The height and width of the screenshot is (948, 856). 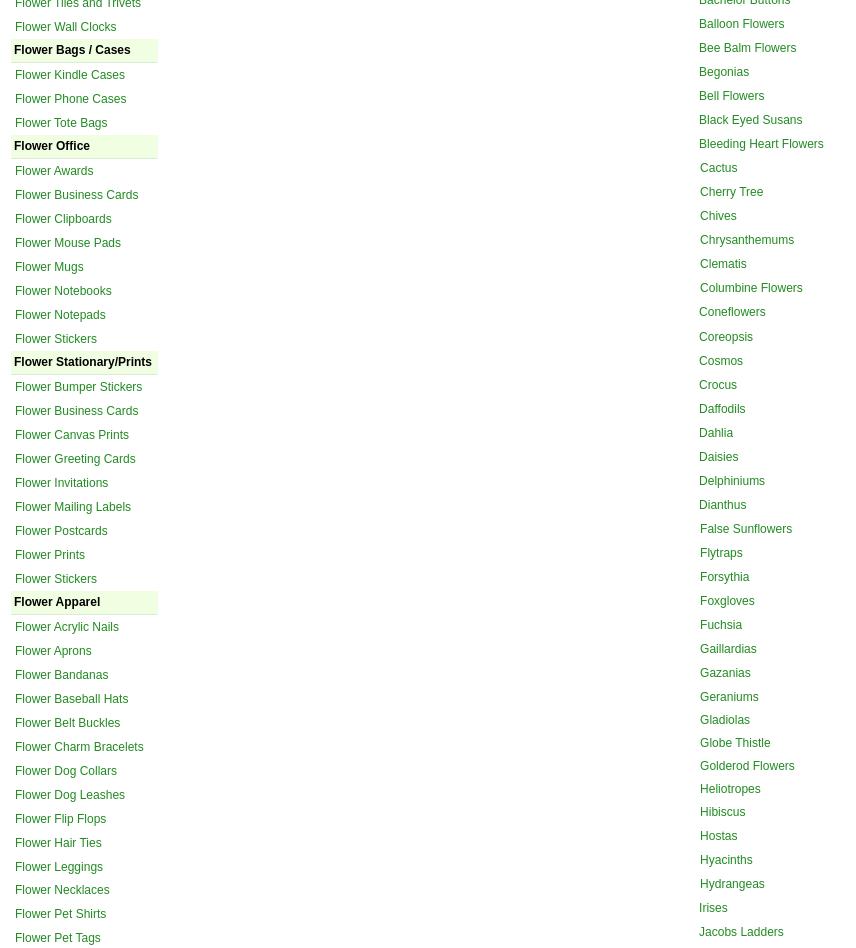 What do you see at coordinates (741, 930) in the screenshot?
I see `'Jacobs 
                          Ladders'` at bounding box center [741, 930].